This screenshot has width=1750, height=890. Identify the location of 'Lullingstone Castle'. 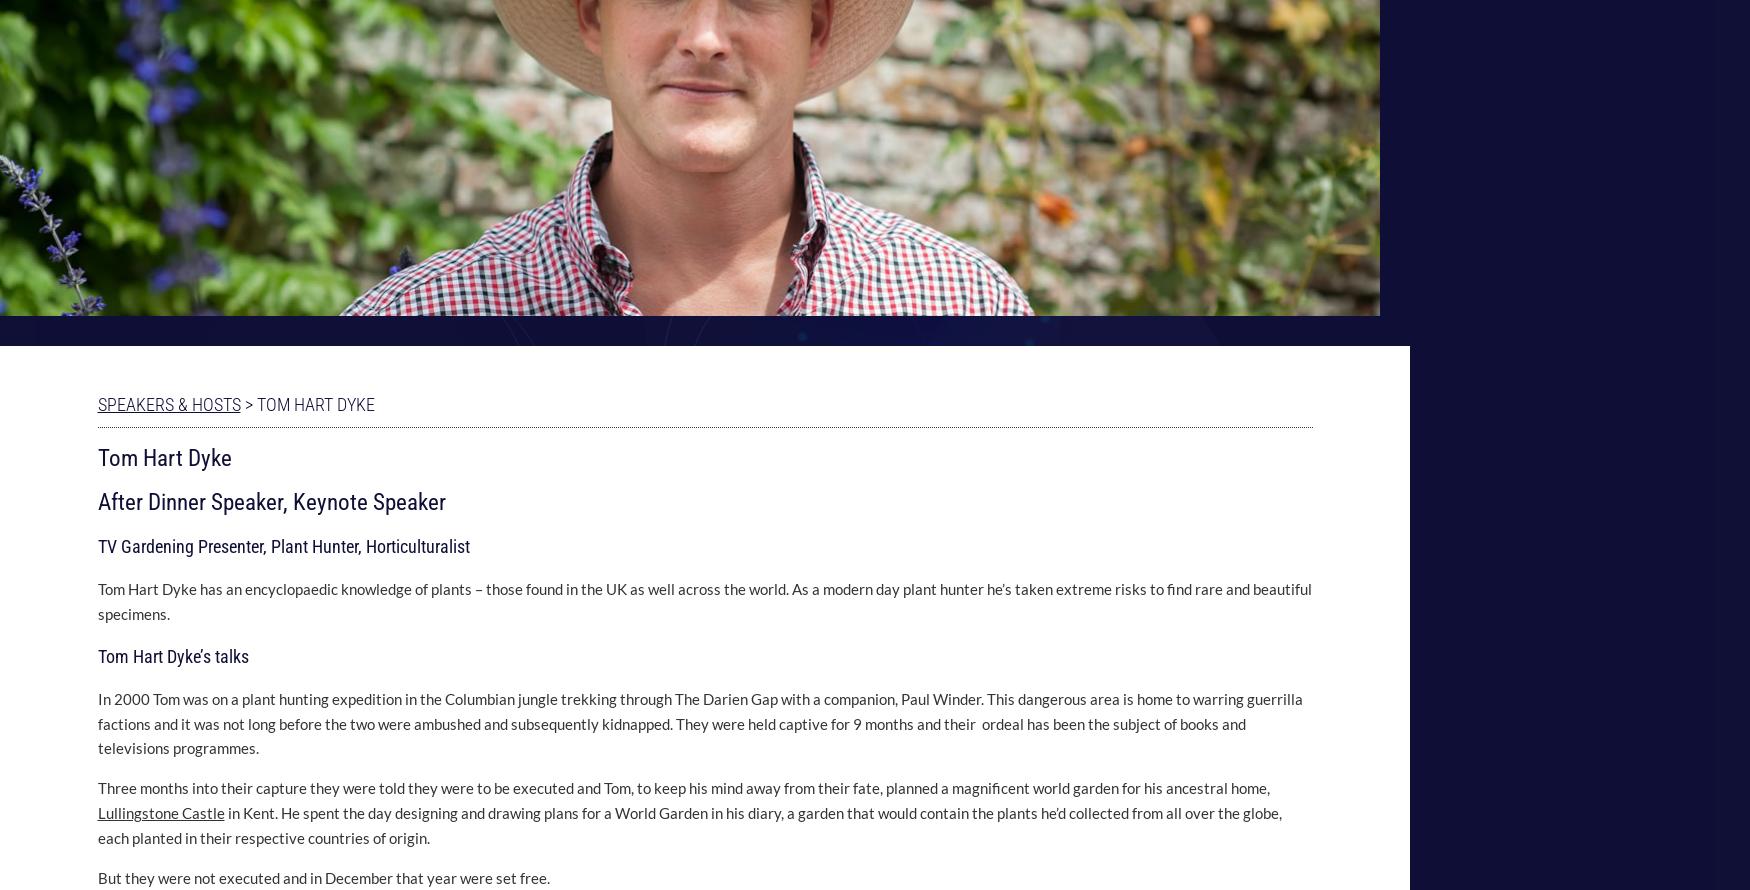
(159, 813).